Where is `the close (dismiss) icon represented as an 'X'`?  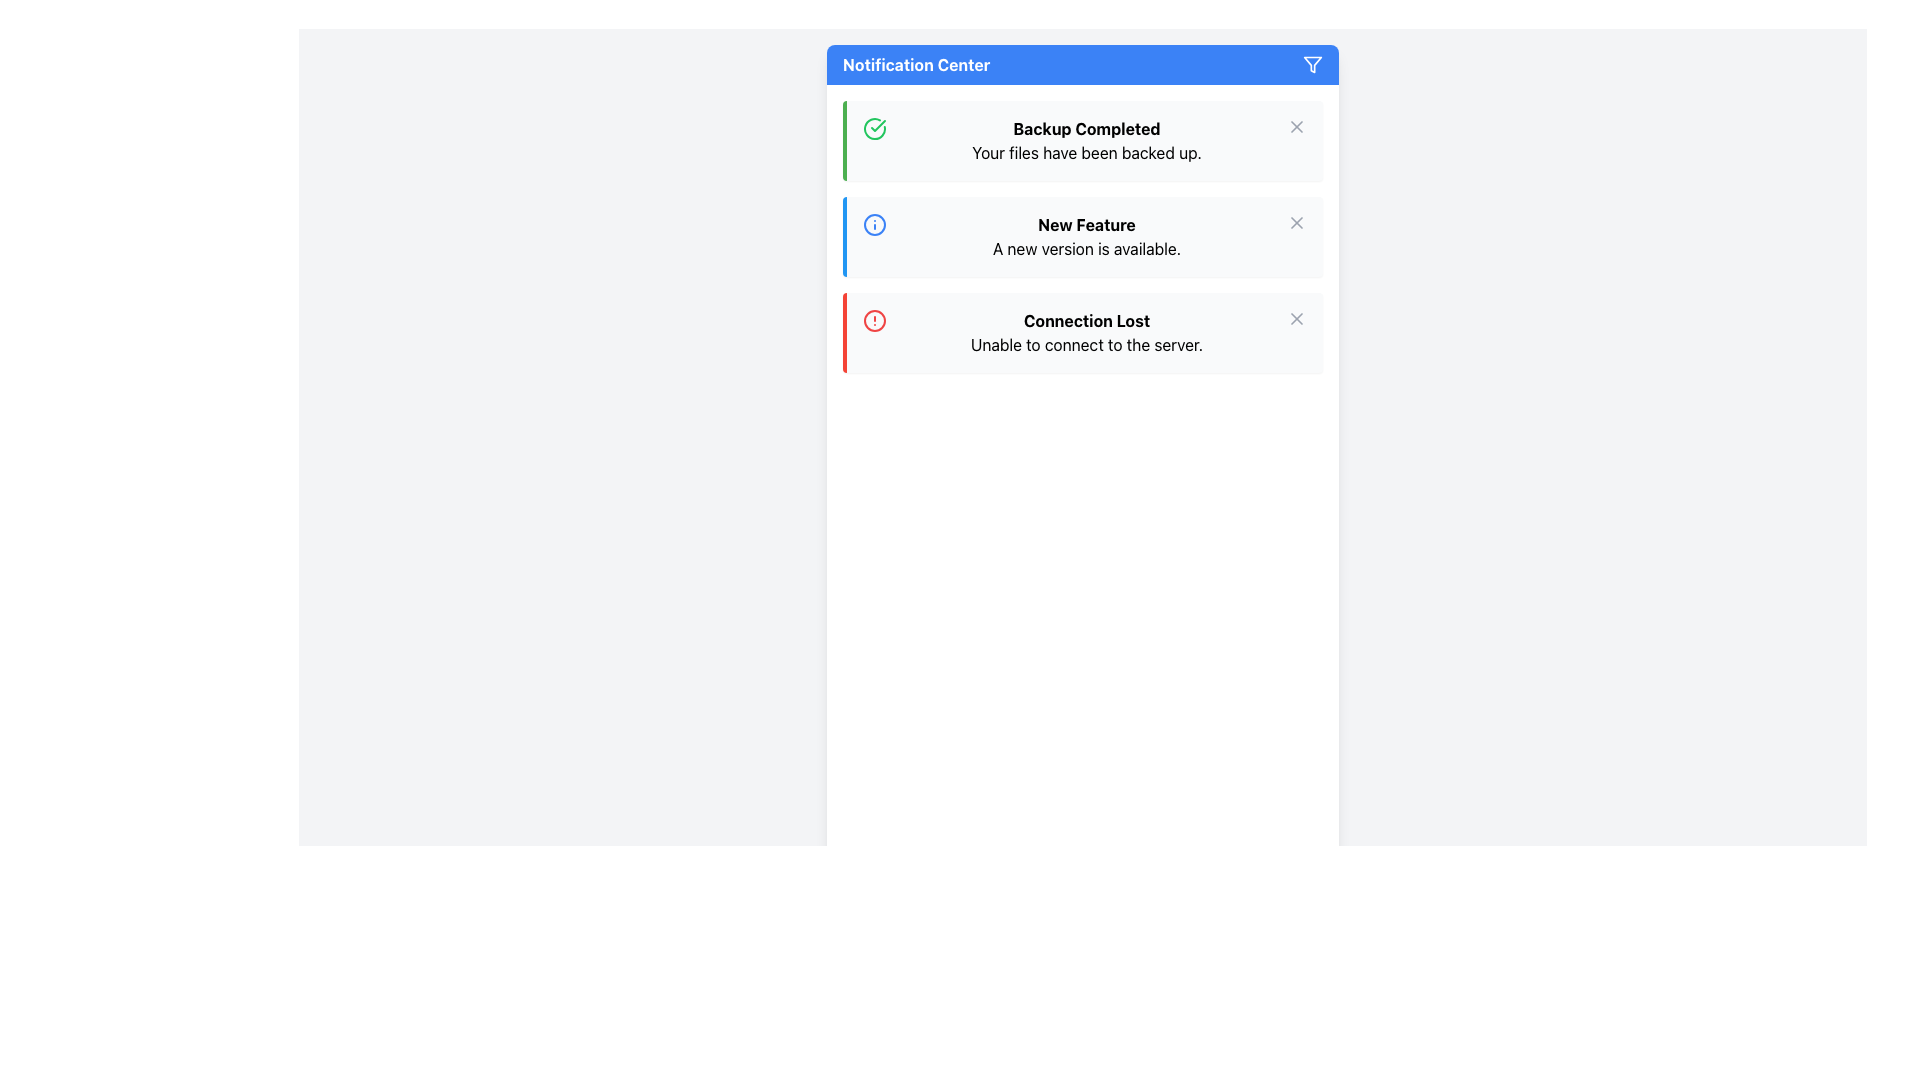 the close (dismiss) icon represented as an 'X' is located at coordinates (1296, 127).